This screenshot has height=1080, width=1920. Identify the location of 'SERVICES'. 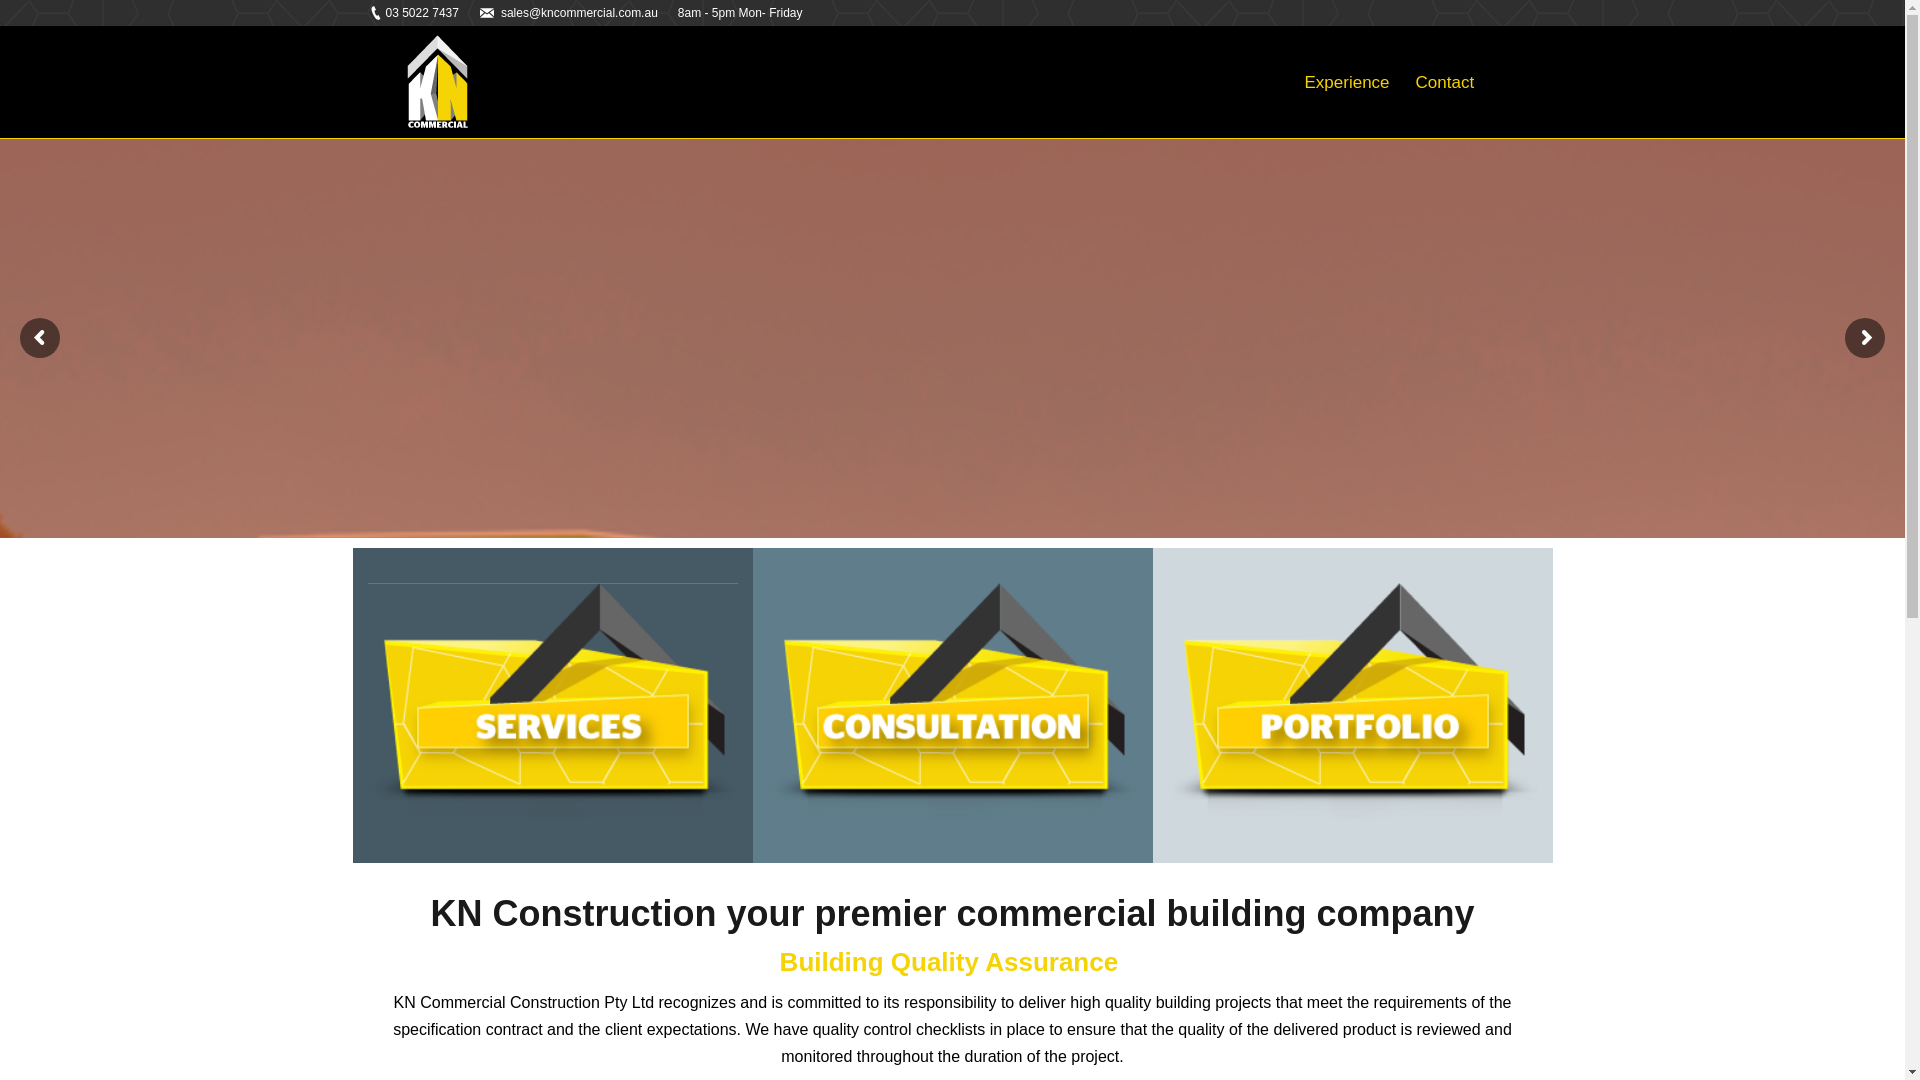
(552, 555).